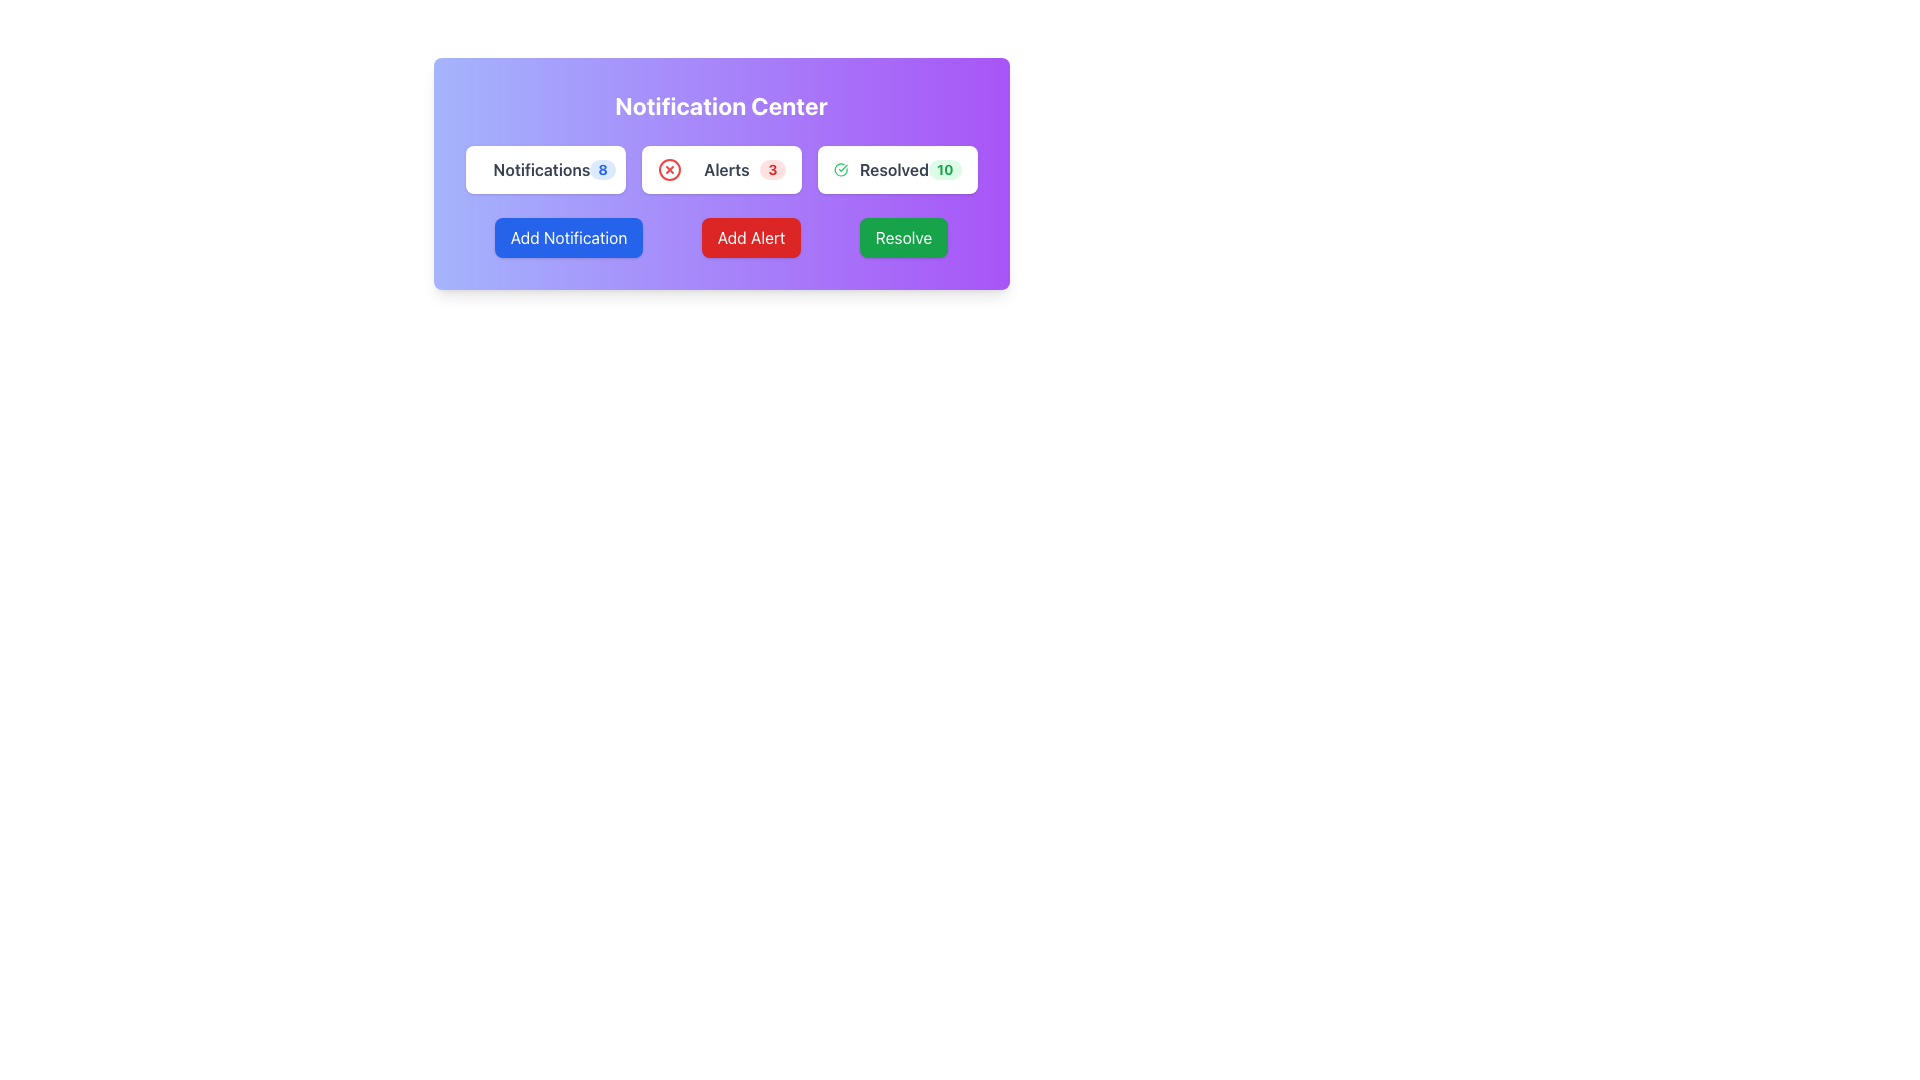 The width and height of the screenshot is (1920, 1080). Describe the element at coordinates (568, 237) in the screenshot. I see `the first button on the left in the horizontal row of buttons below the 'Notification Center' header` at that location.